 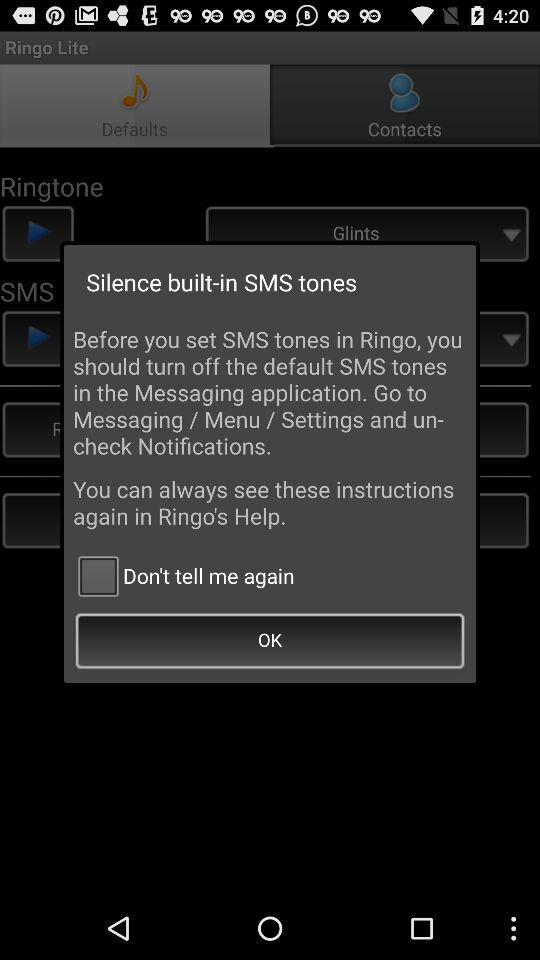 What do you see at coordinates (270, 641) in the screenshot?
I see `ok icon` at bounding box center [270, 641].